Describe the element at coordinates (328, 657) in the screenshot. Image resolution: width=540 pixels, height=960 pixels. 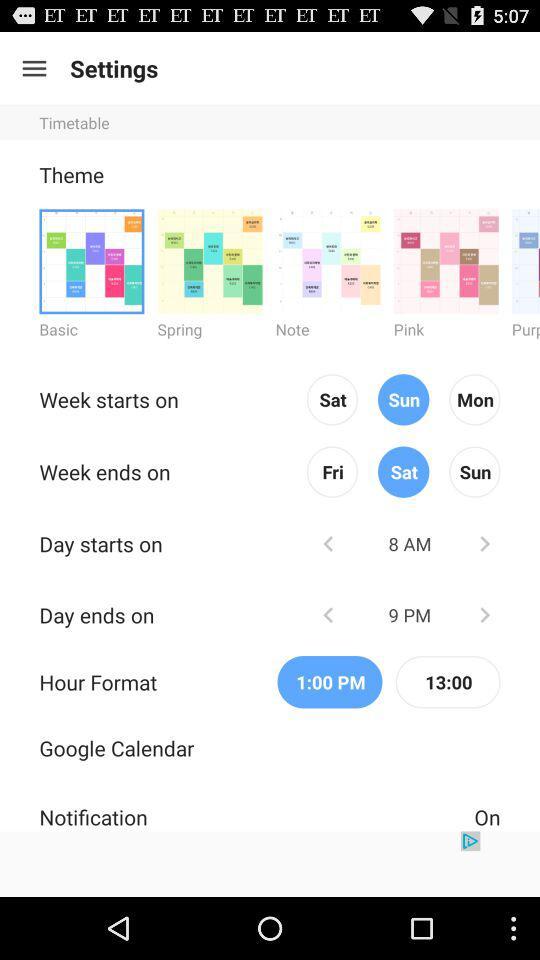
I see `the arrow_backward icon` at that location.